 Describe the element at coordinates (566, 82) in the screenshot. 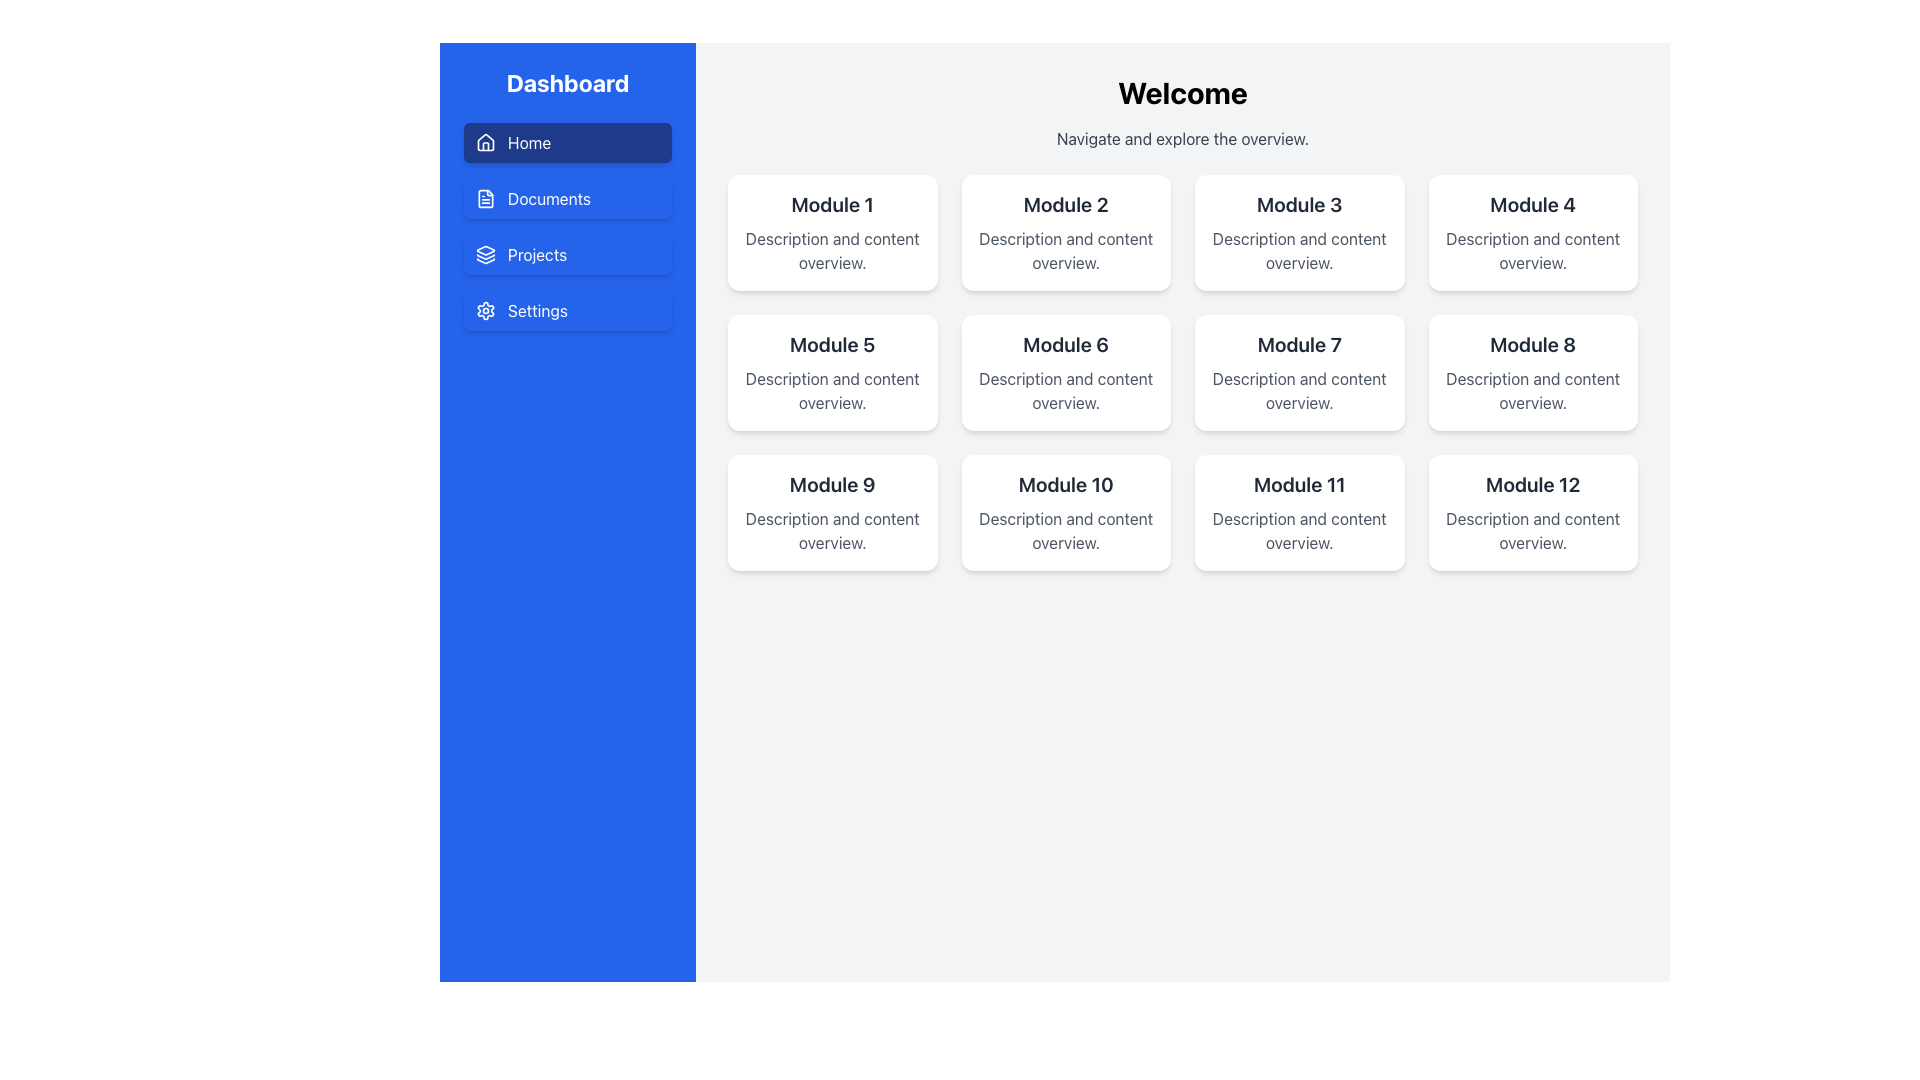

I see `the 'Dashboard' text label located at the top of the blue sidebar on the left side of the layout, which acts as the title for the section` at that location.